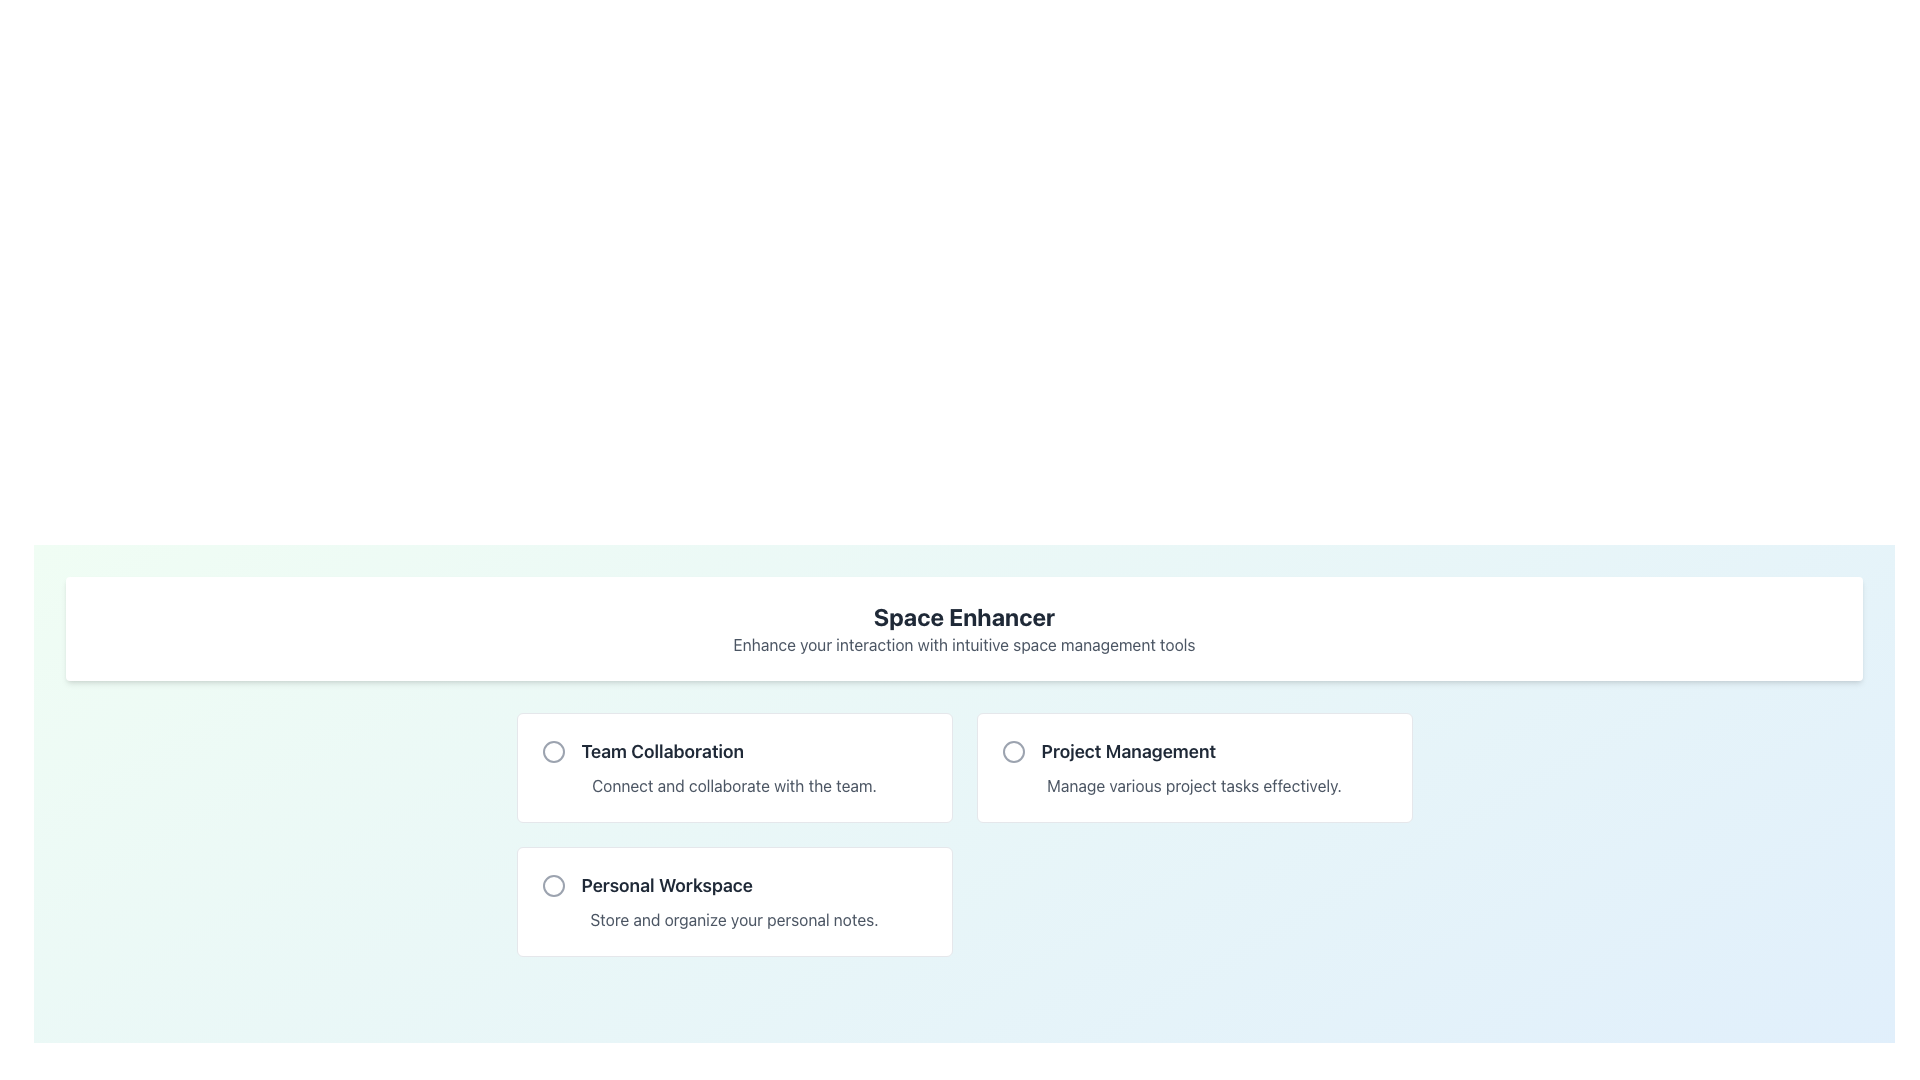 This screenshot has height=1080, width=1920. I want to click on the 'Personal Workspace' selectable card located in the bottom-left corner of the grid layout, so click(733, 902).